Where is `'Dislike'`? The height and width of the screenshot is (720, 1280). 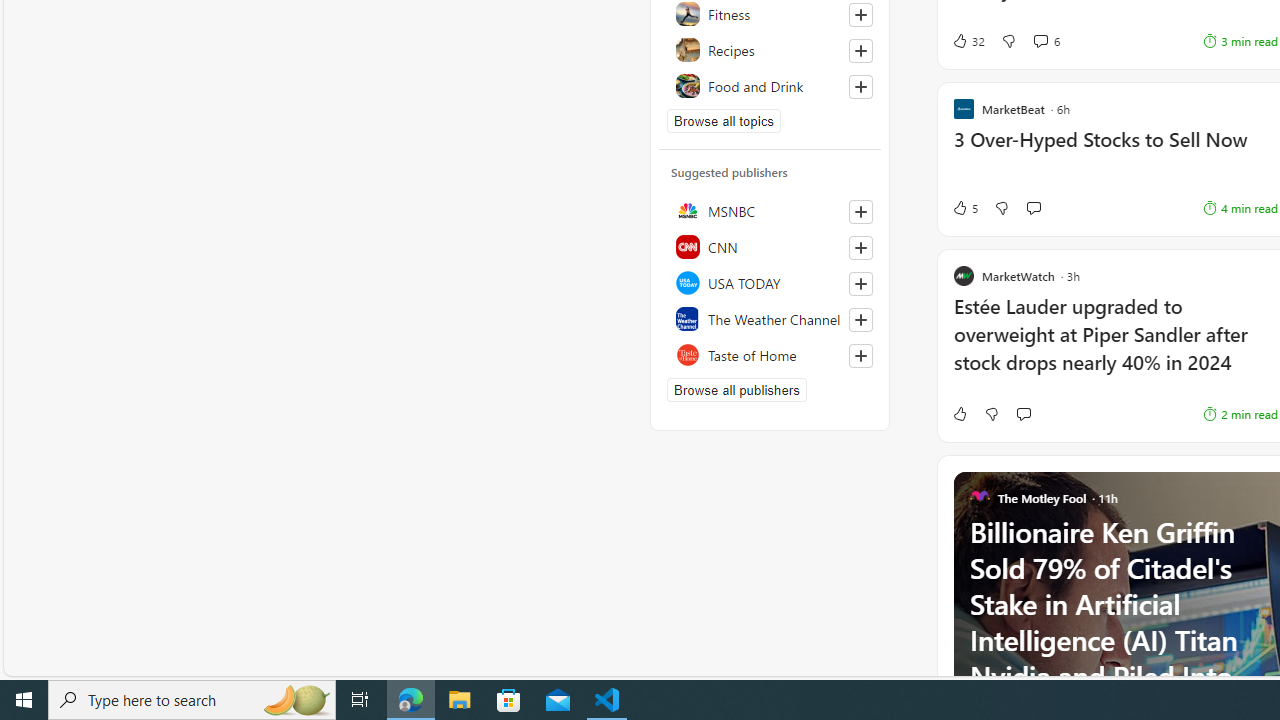
'Dislike' is located at coordinates (992, 413).